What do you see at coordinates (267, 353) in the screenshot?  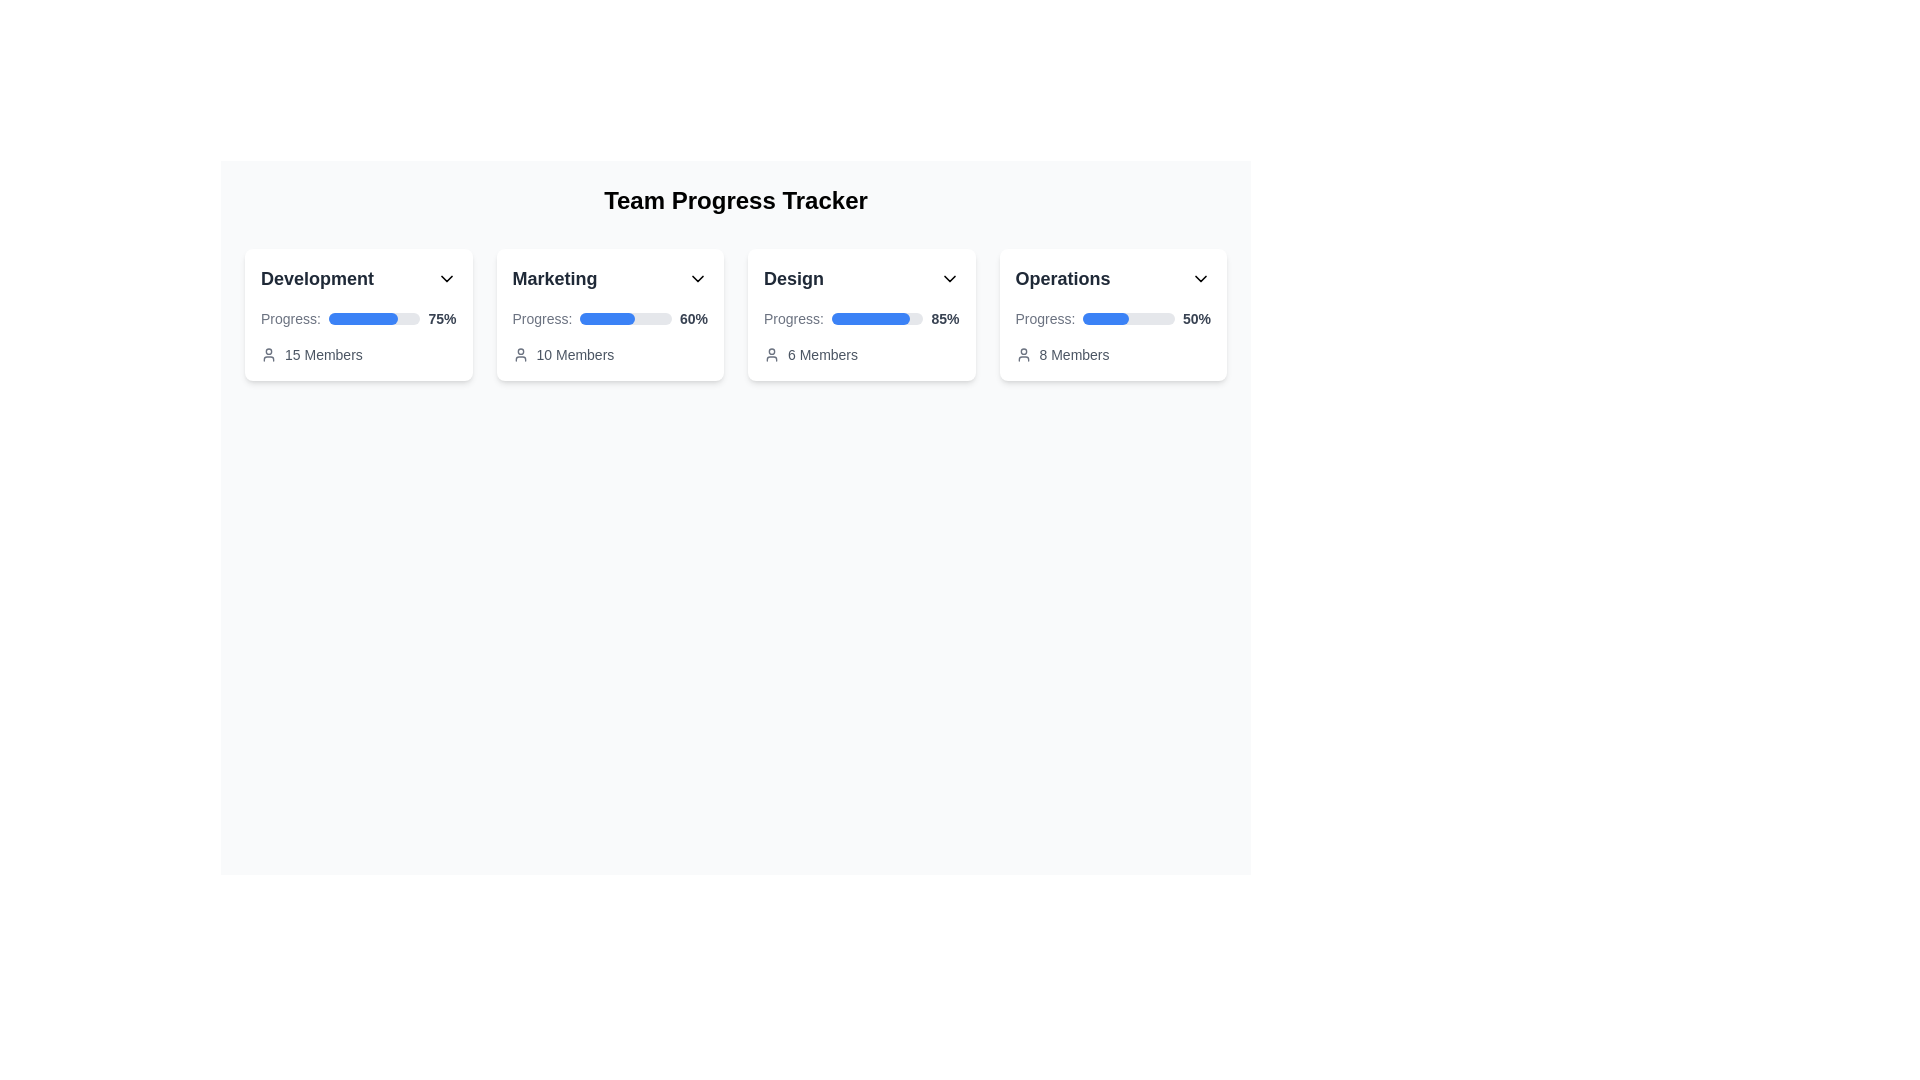 I see `the small gray user silhouette icon located to the left of the text '15 Members' within the 'Development' card, which visually anchors the text` at bounding box center [267, 353].